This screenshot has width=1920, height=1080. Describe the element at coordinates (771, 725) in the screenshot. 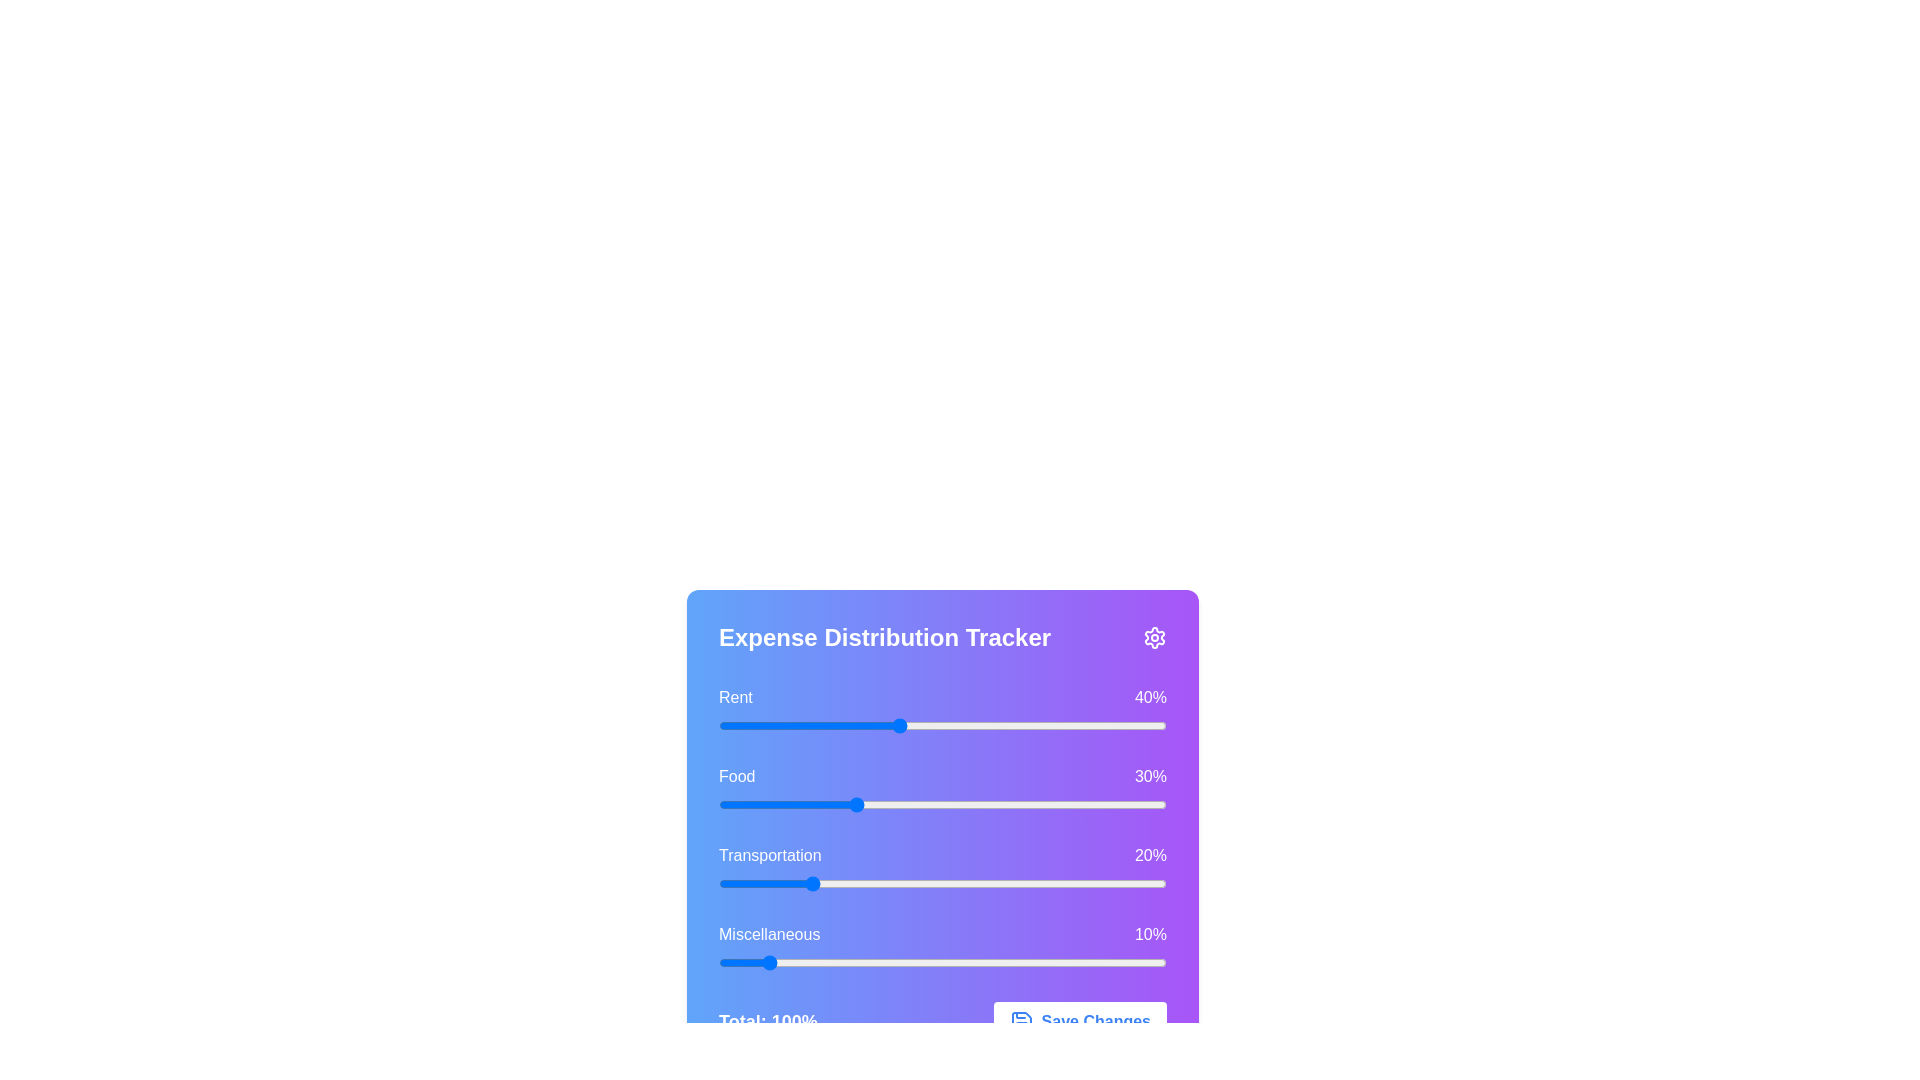

I see `the Rent slider` at that location.